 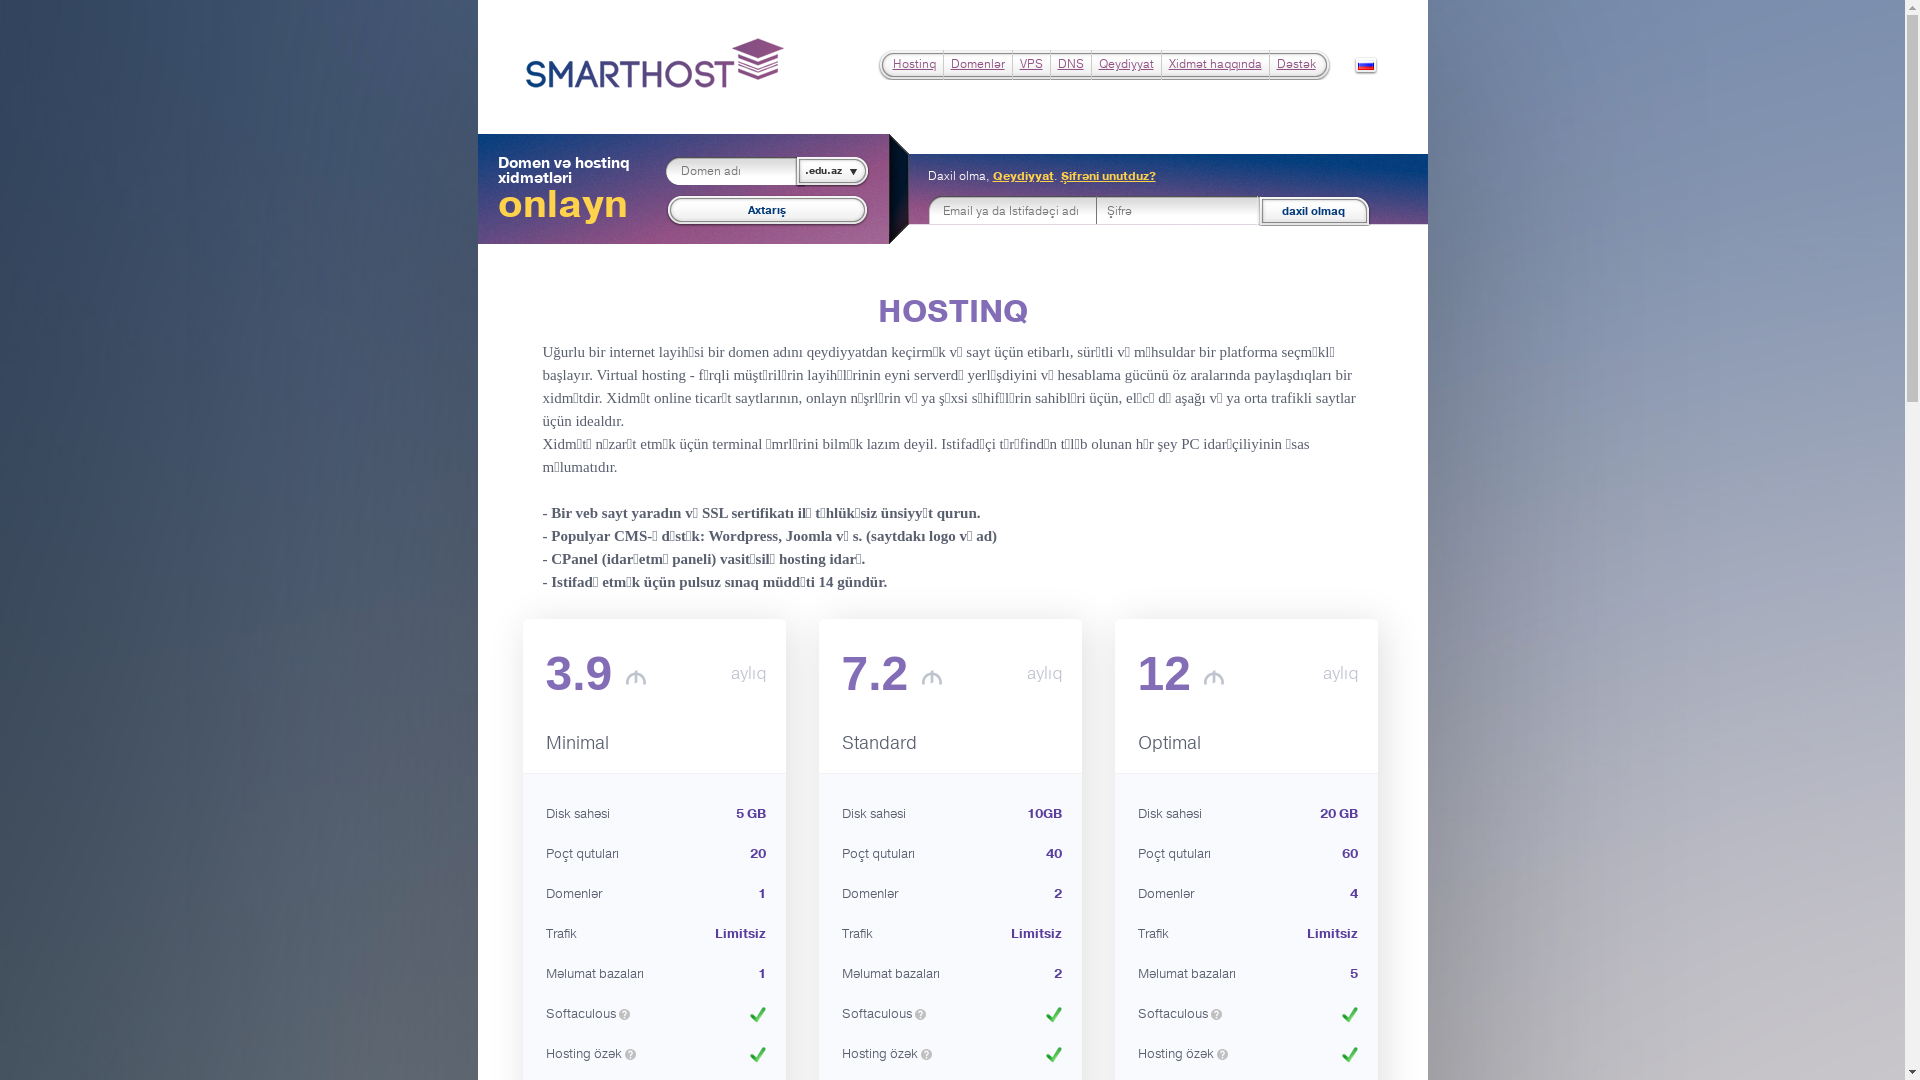 What do you see at coordinates (1056, 63) in the screenshot?
I see `'DNS'` at bounding box center [1056, 63].